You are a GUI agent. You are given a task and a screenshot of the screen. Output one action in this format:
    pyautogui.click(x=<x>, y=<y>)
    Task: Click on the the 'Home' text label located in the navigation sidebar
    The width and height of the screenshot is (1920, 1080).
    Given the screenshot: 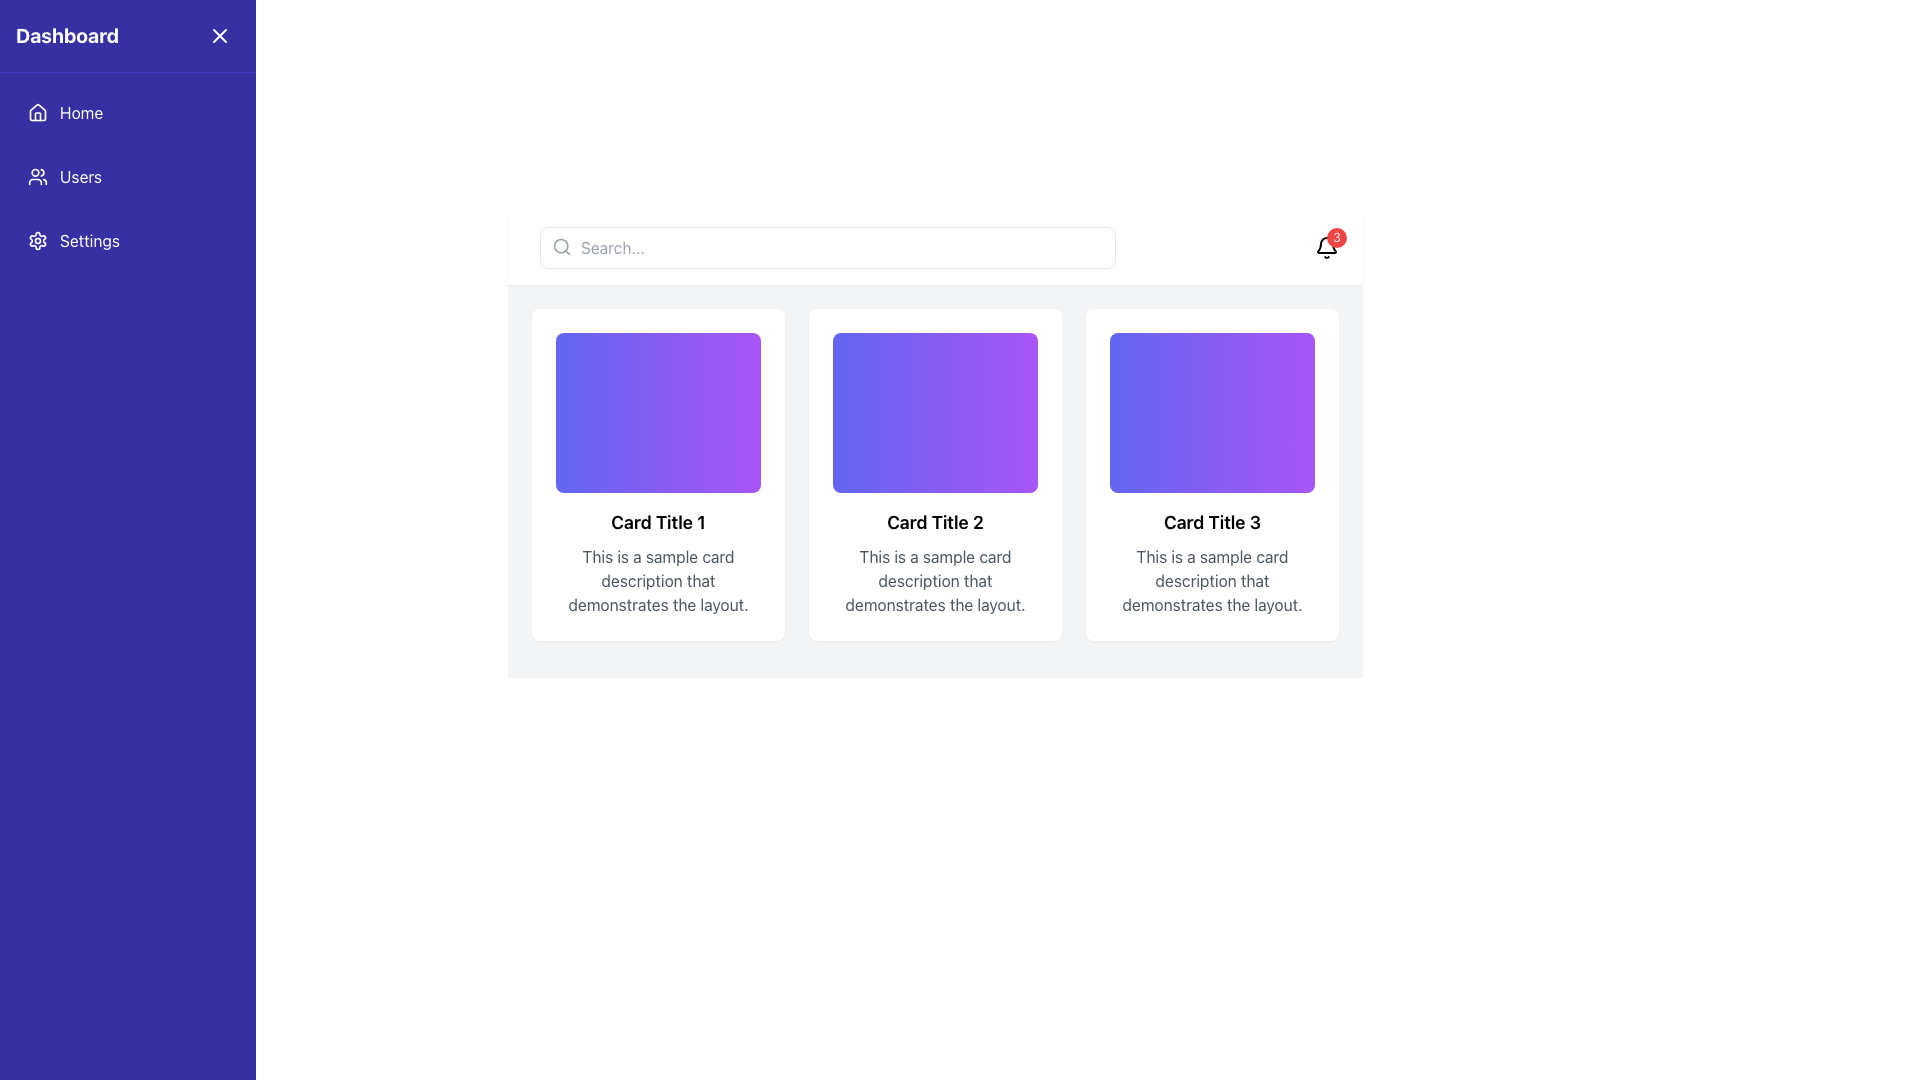 What is the action you would take?
    pyautogui.click(x=80, y=112)
    